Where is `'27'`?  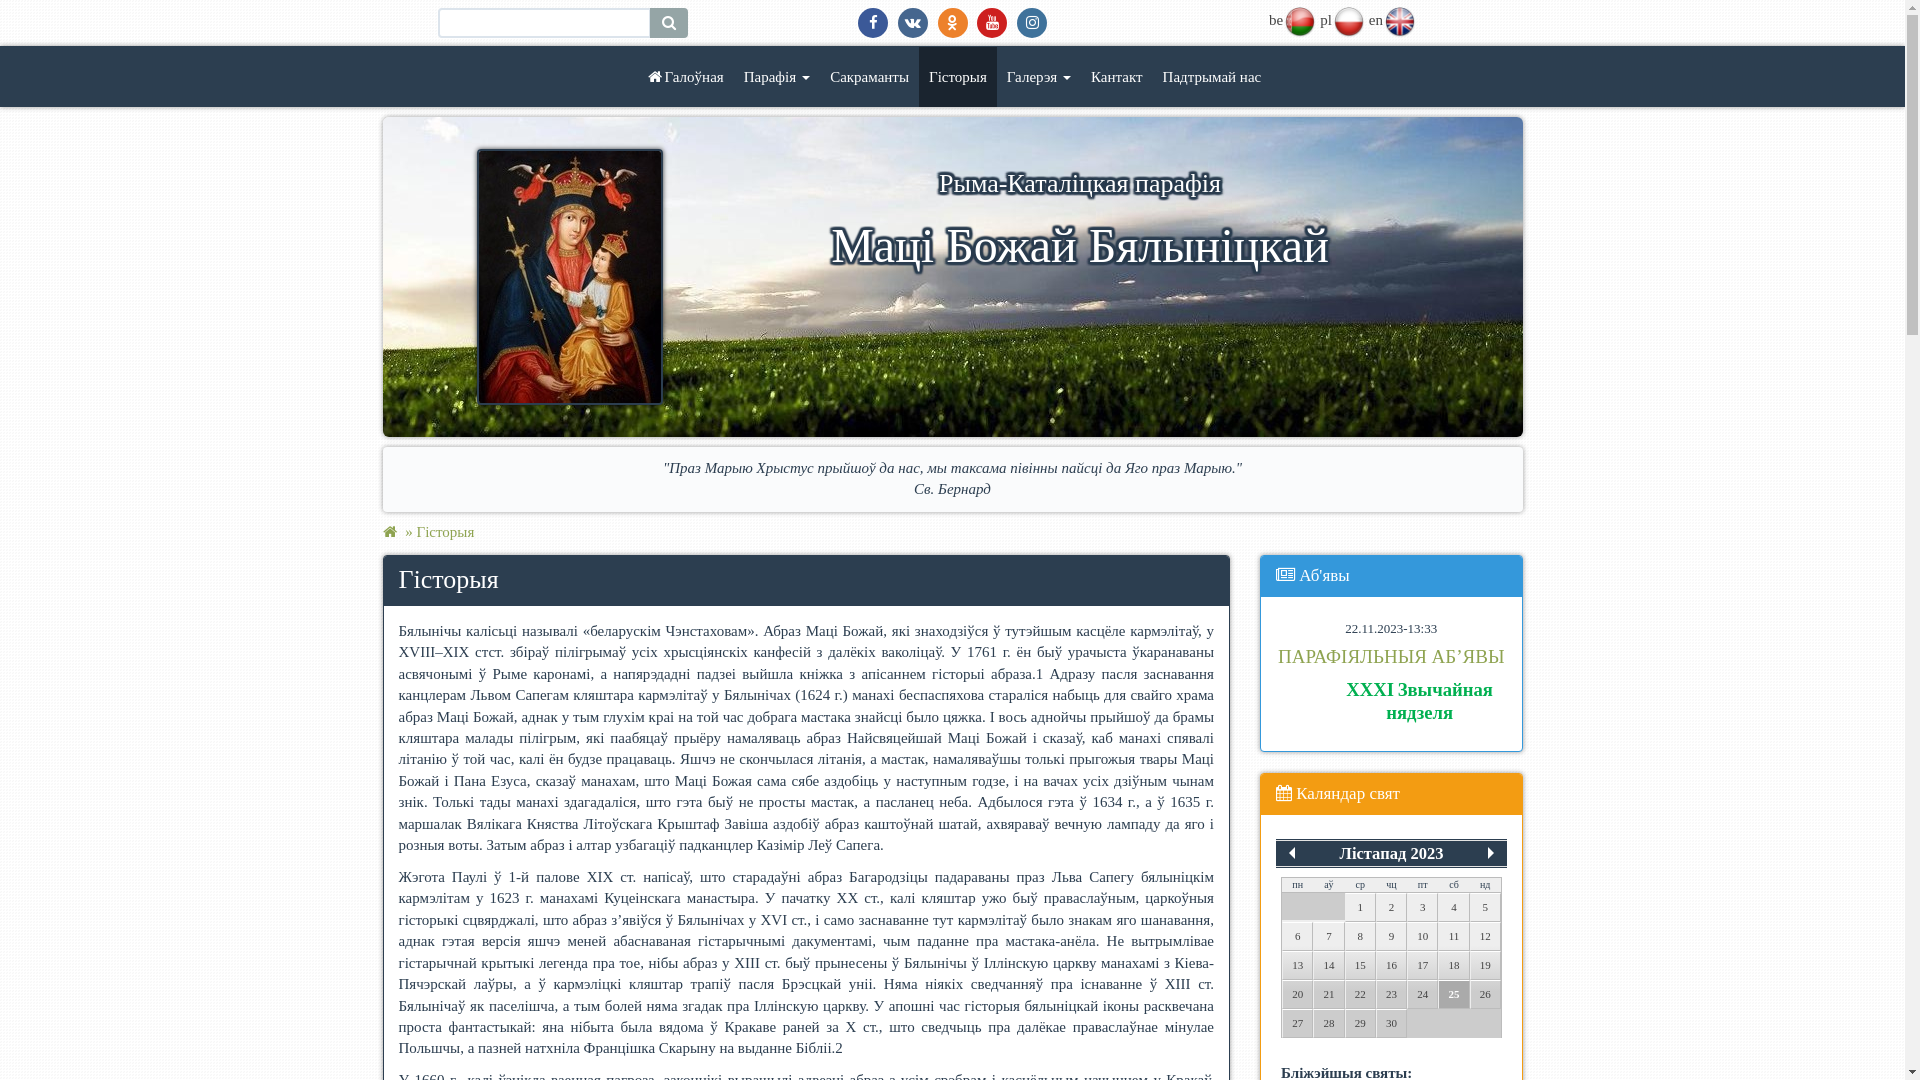 '27' is located at coordinates (1297, 1023).